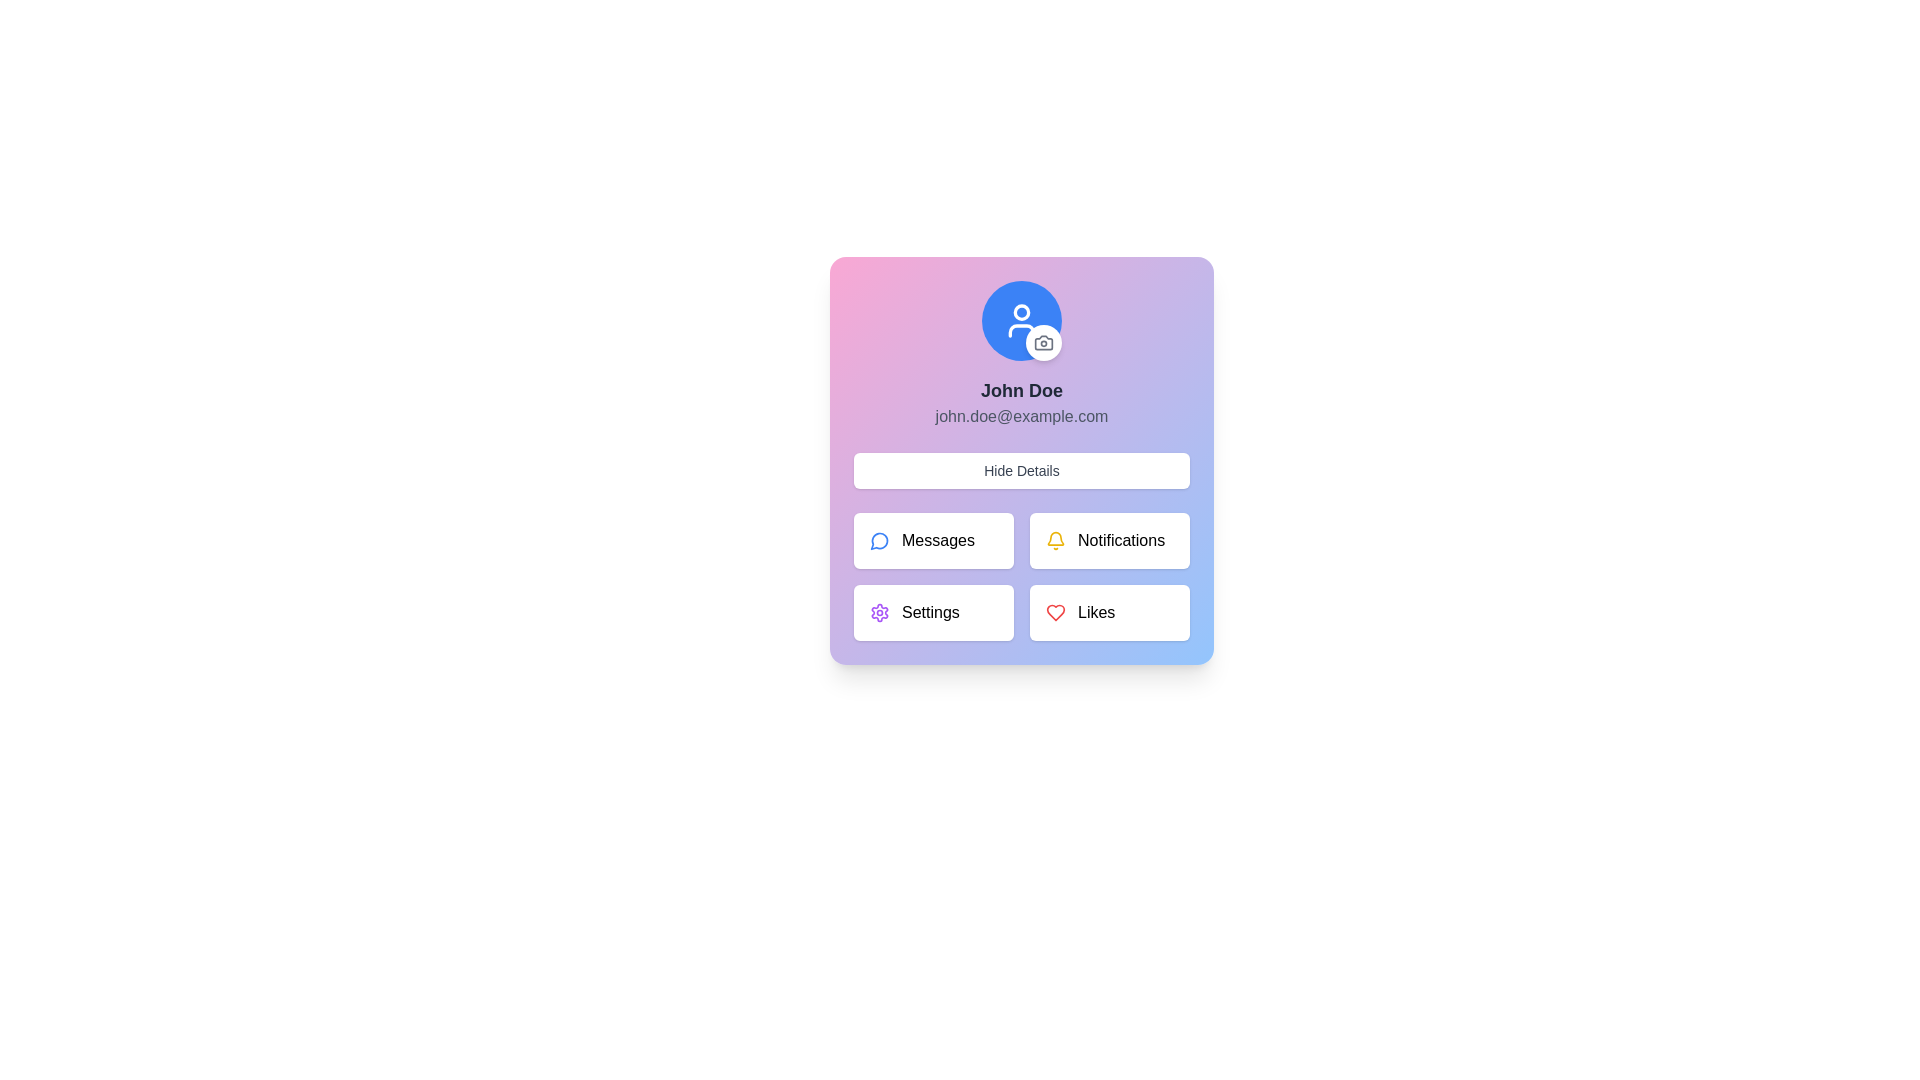 Image resolution: width=1920 pixels, height=1080 pixels. I want to click on the red heart-shaped icon for likes located, so click(1055, 612).